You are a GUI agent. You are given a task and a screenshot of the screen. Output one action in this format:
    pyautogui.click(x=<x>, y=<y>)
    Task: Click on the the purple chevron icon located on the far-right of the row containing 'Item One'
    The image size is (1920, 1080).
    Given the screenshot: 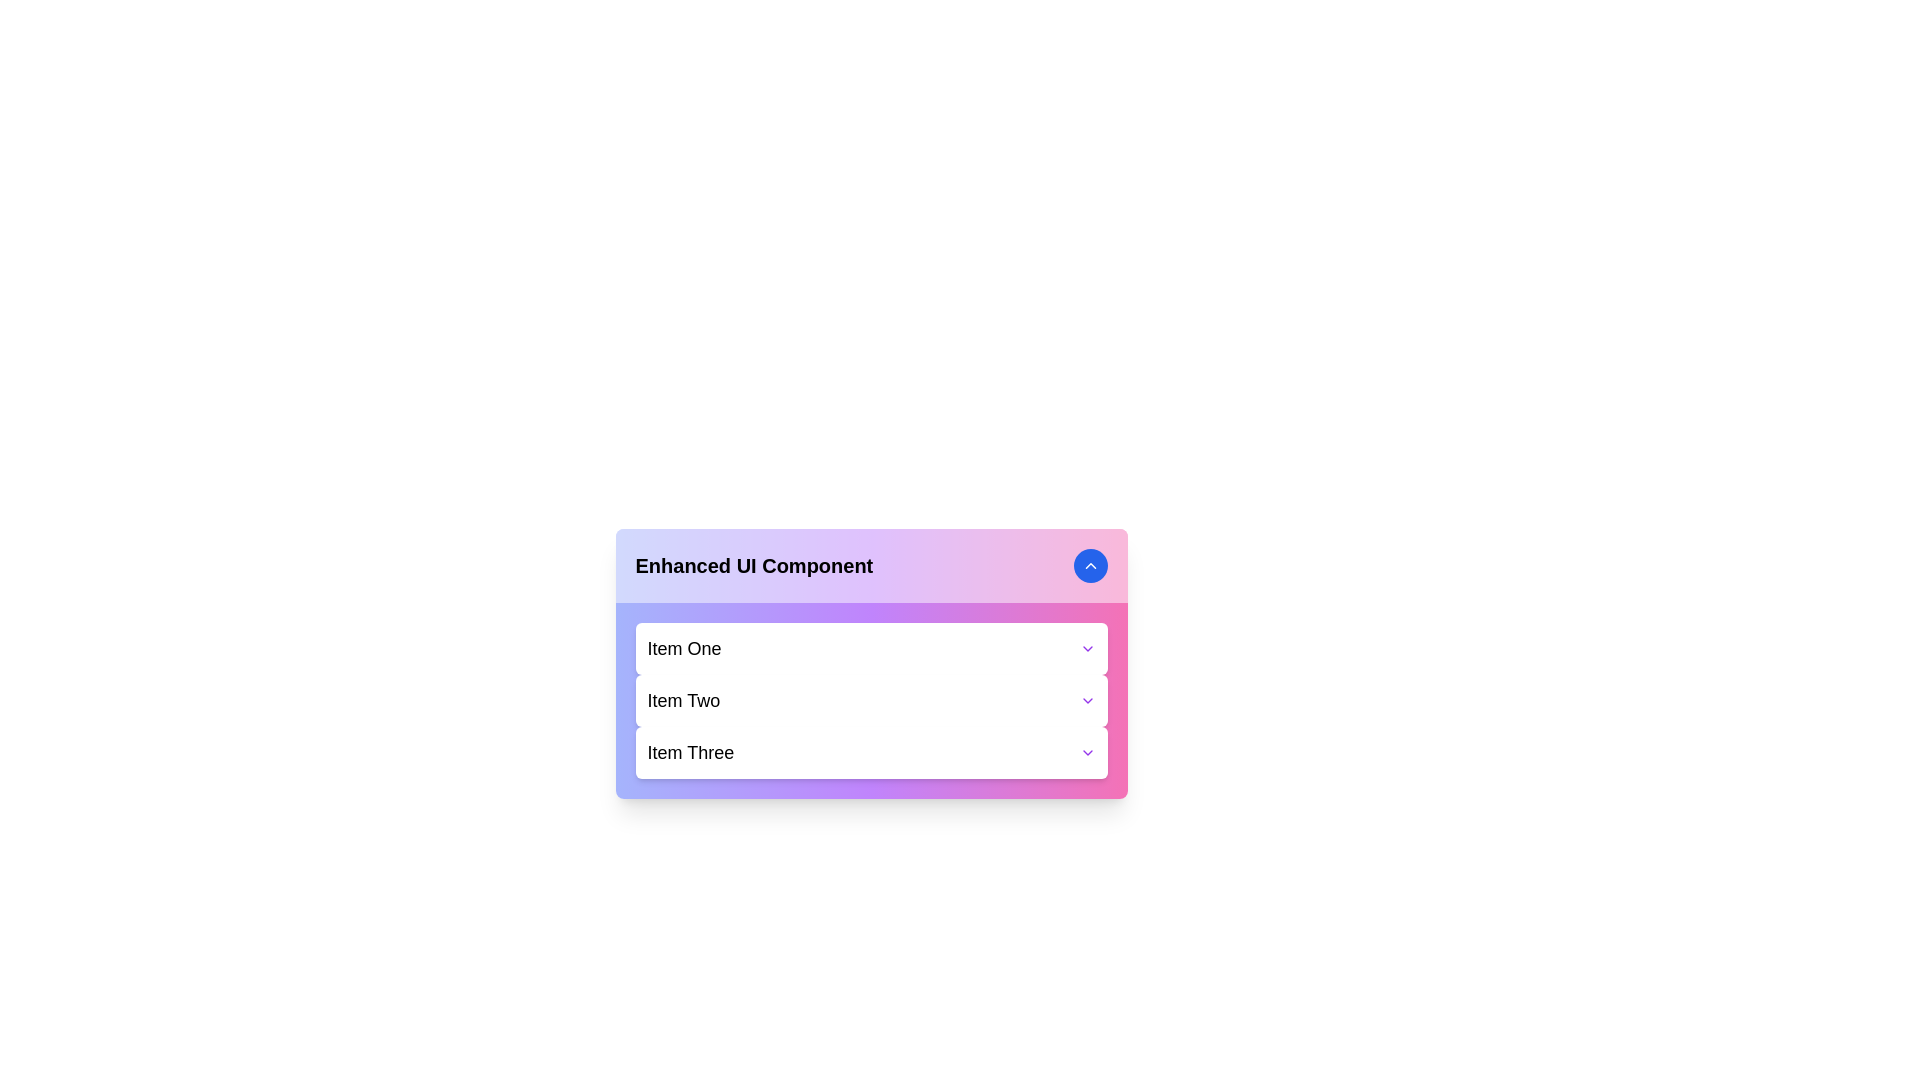 What is the action you would take?
    pyautogui.click(x=1086, y=648)
    